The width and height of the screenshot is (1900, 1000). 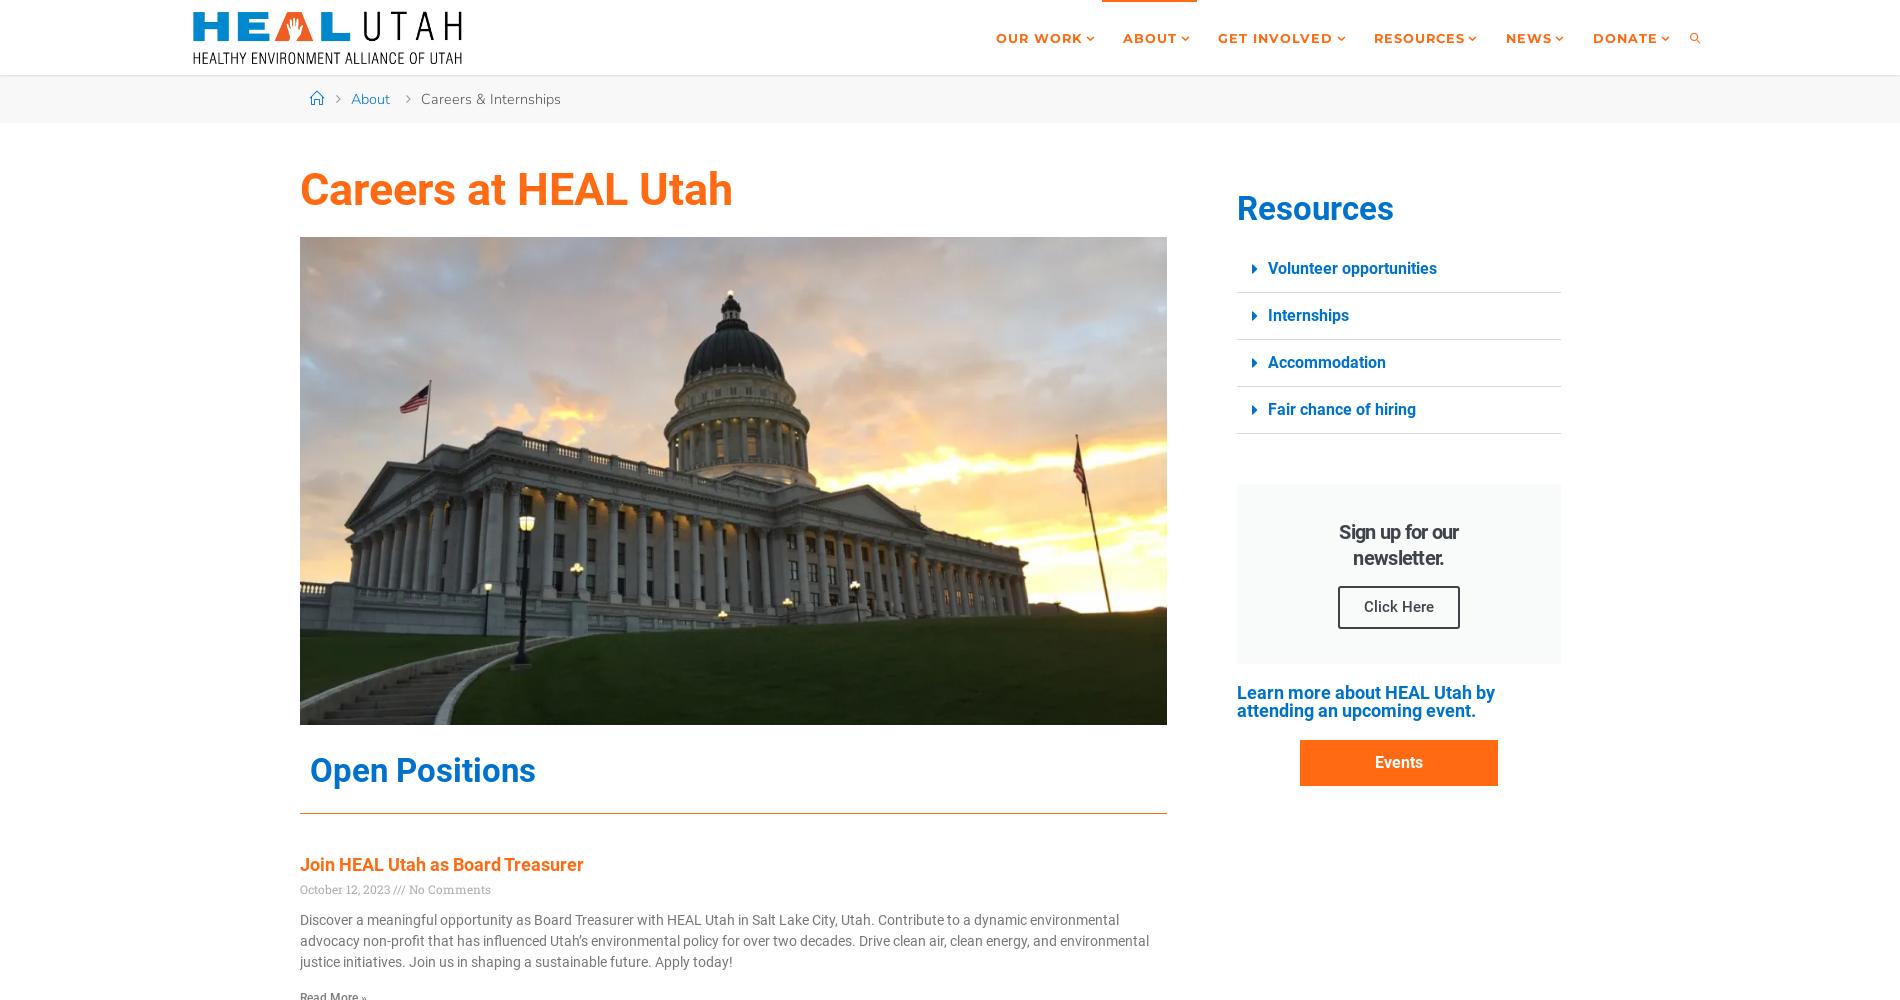 I want to click on 'Careers at HEAL Utah', so click(x=516, y=188).